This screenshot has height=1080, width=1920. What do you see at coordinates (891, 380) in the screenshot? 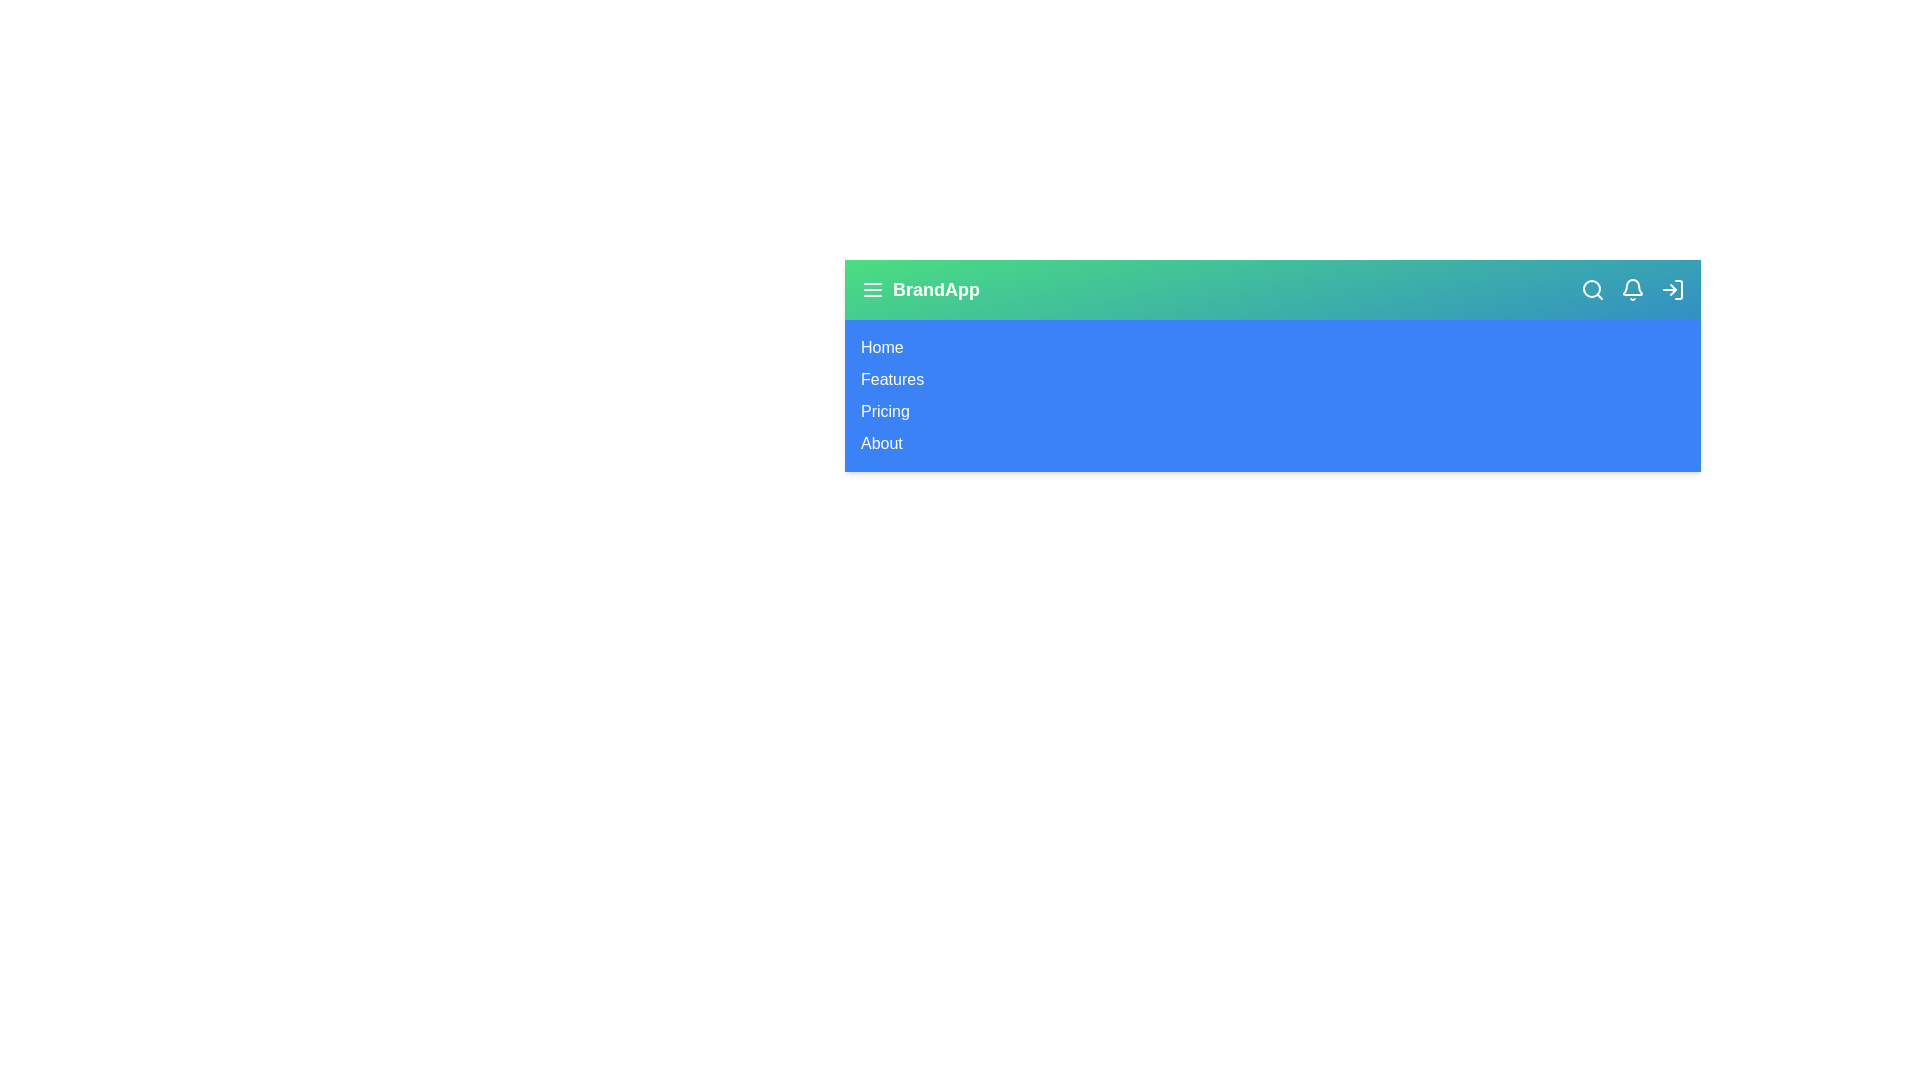
I see `the menu item corresponding to Features to navigate to that section` at bounding box center [891, 380].